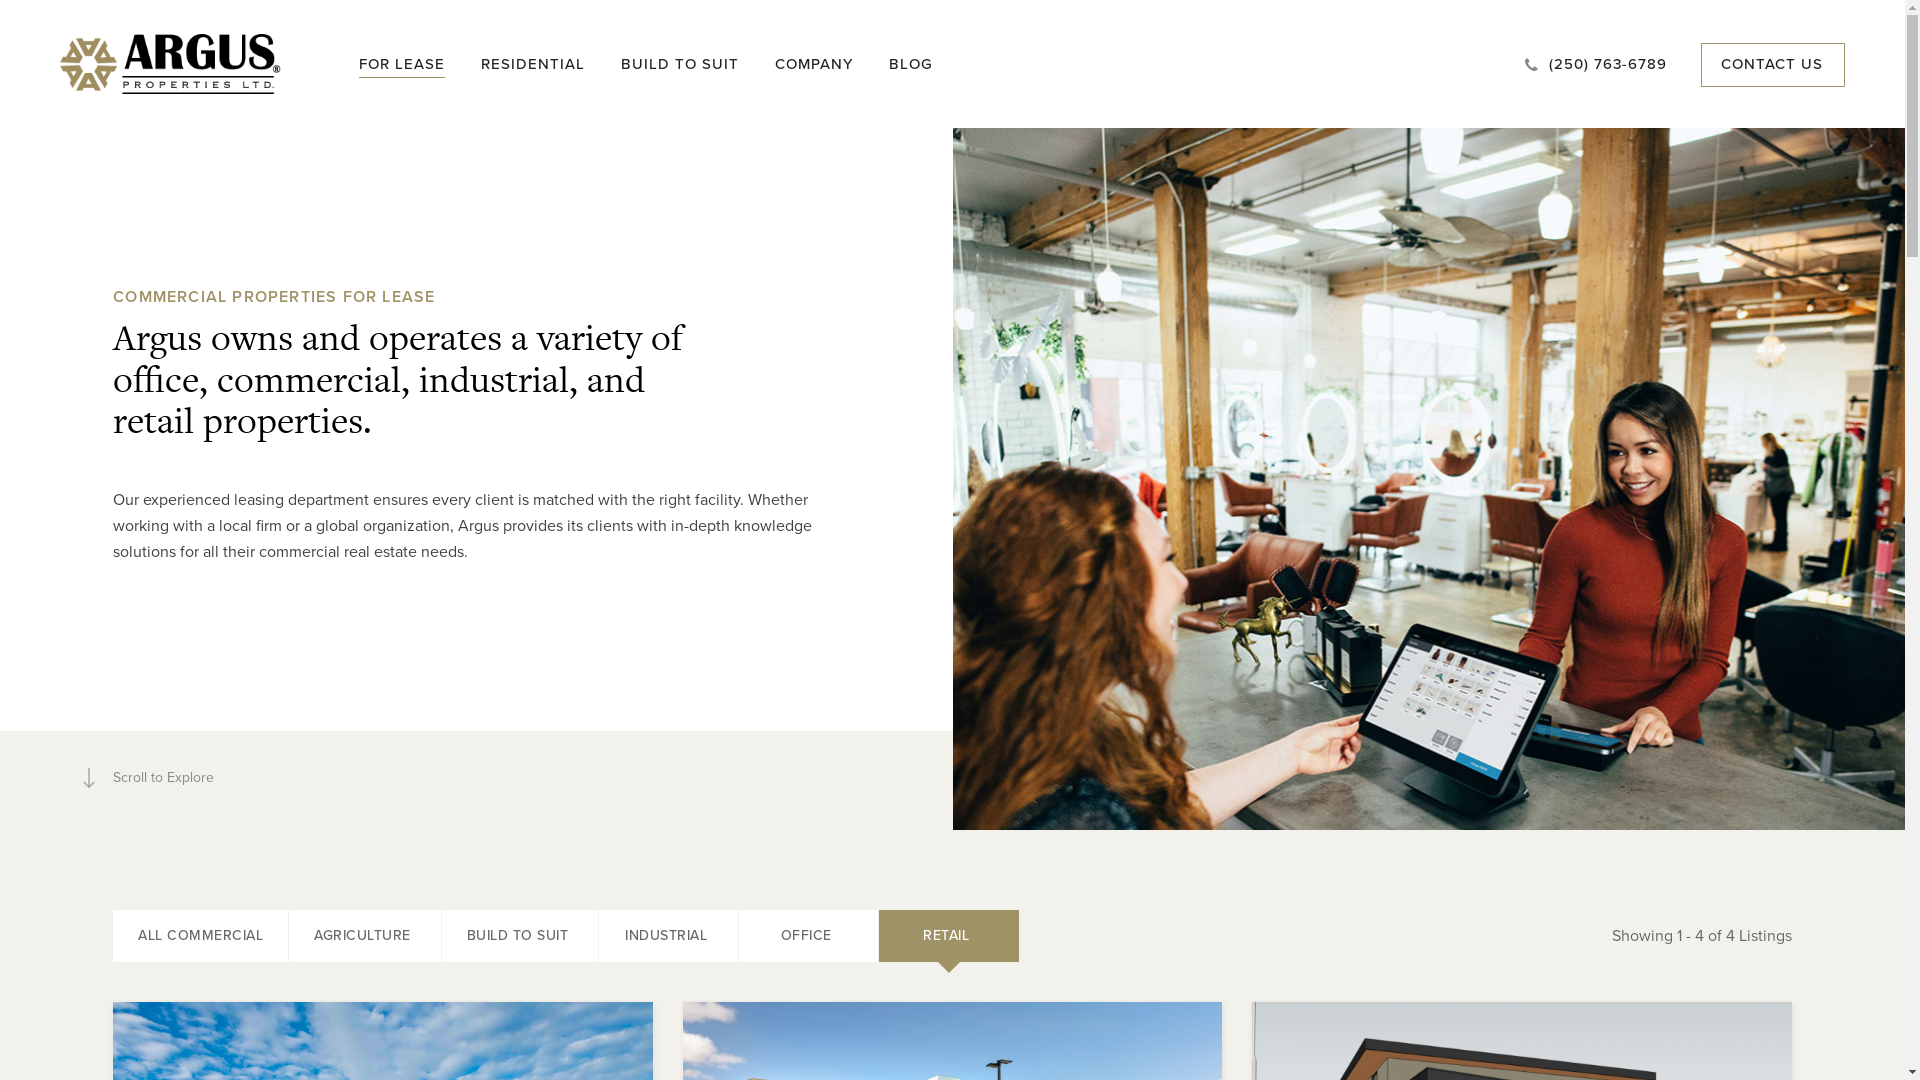  What do you see at coordinates (1720, 63) in the screenshot?
I see `'CONTACT US'` at bounding box center [1720, 63].